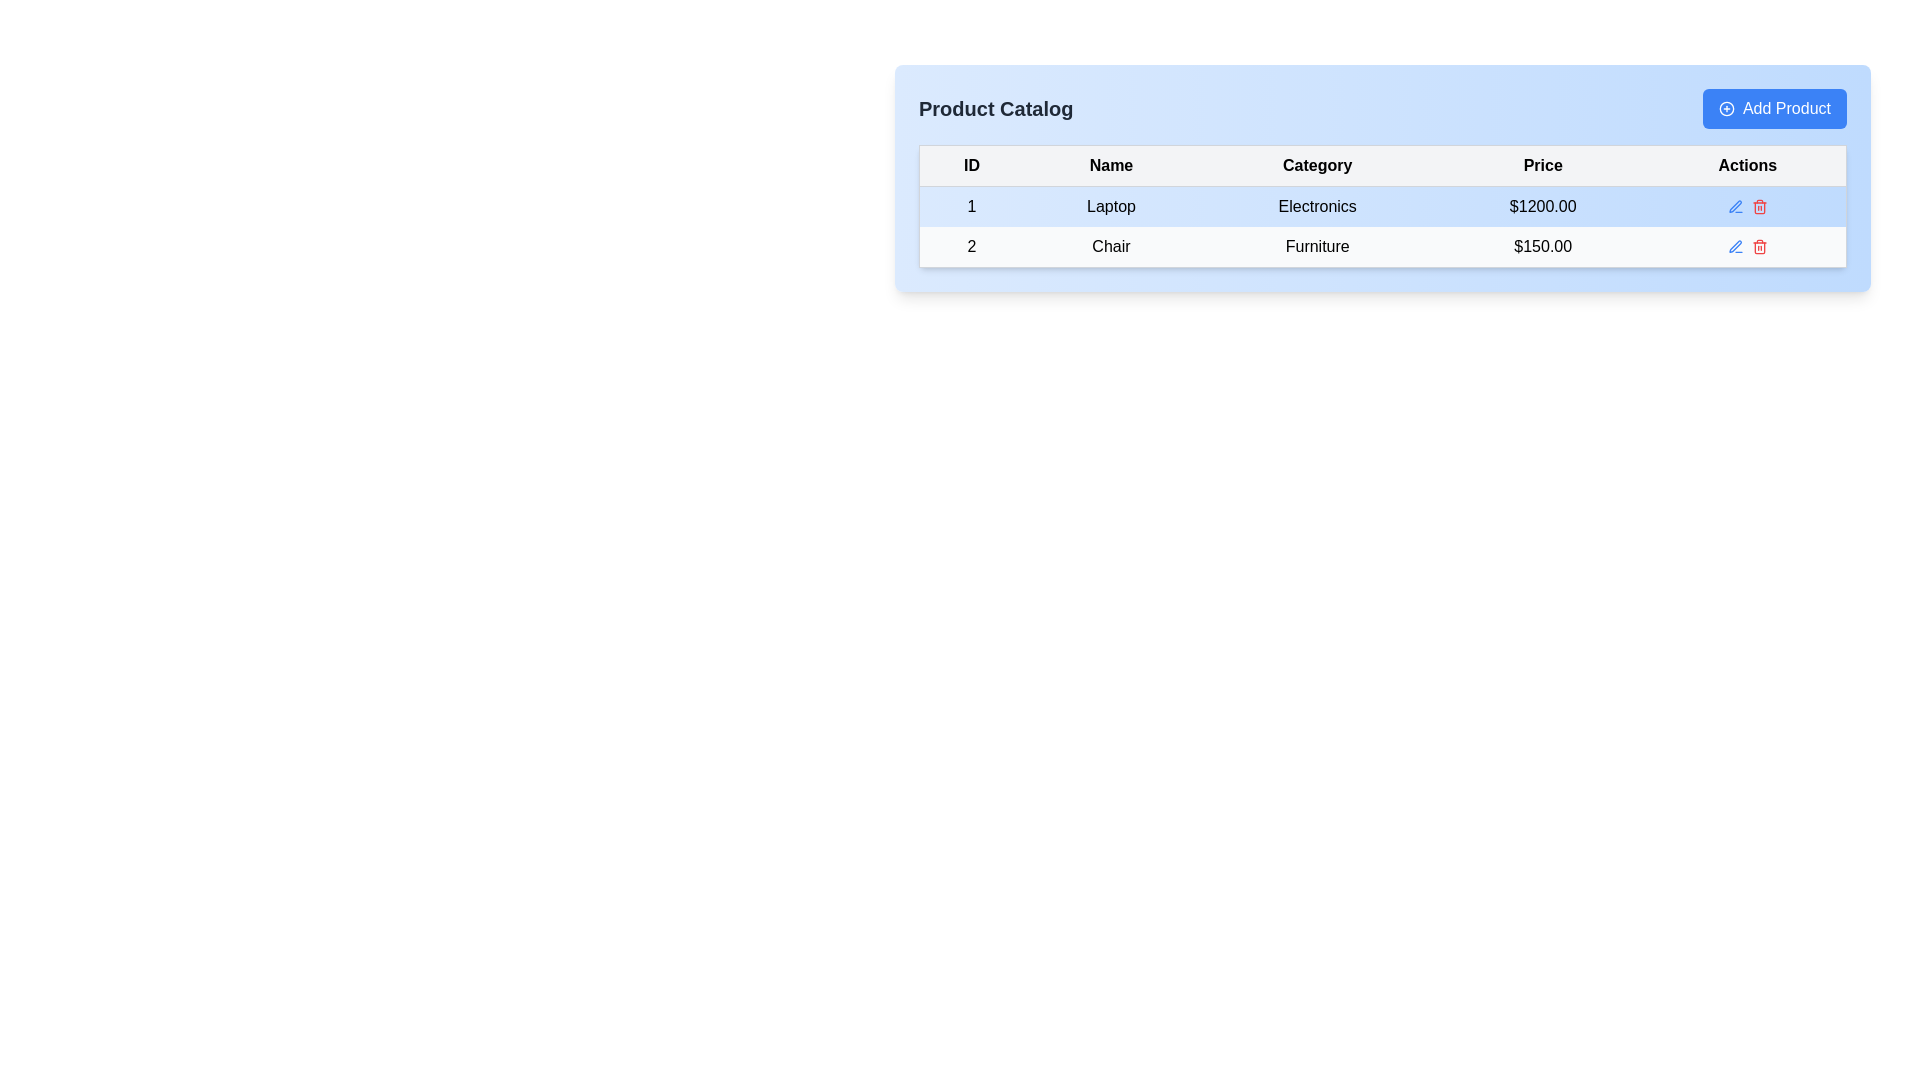  Describe the element at coordinates (1317, 206) in the screenshot. I see `text content of the 'Category' element located in the first row of the table, which is positioned between 'Laptop' and '$1200.00'` at that location.